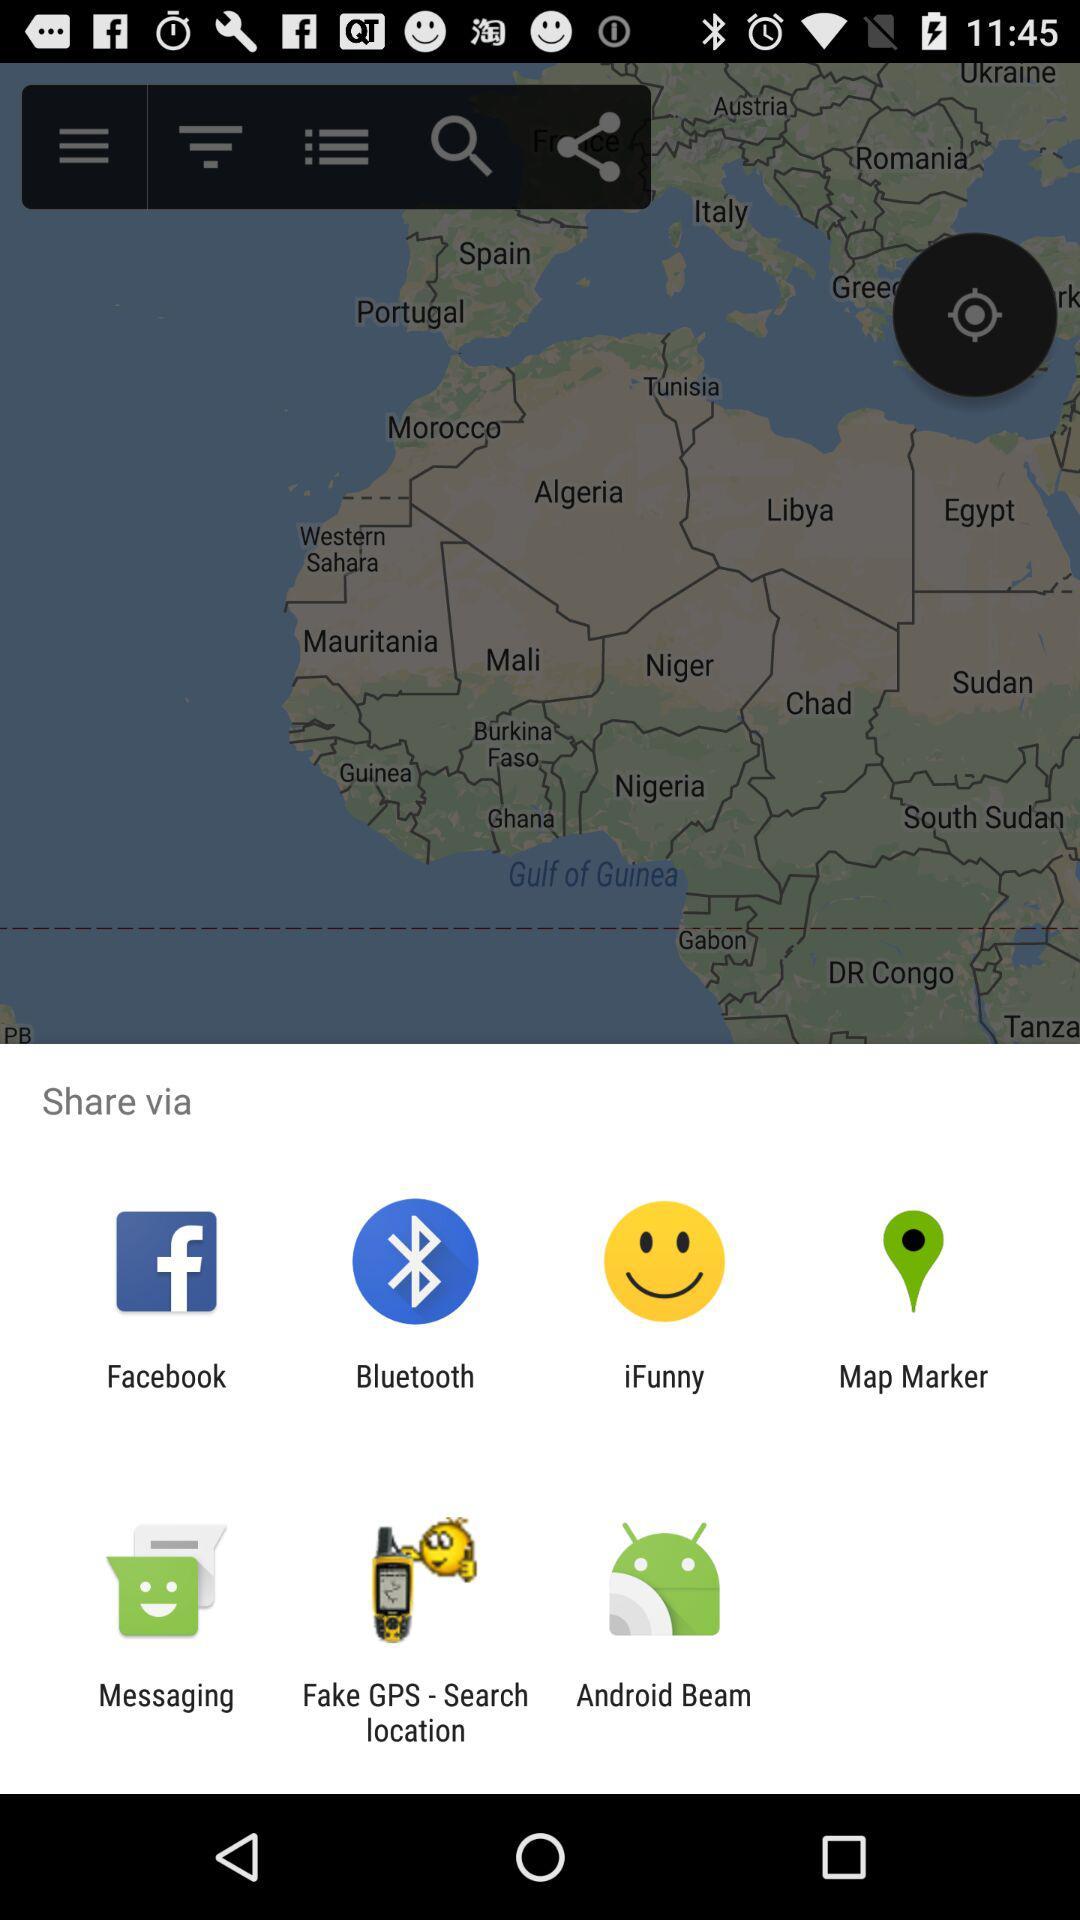  I want to click on the facebook icon, so click(165, 1392).